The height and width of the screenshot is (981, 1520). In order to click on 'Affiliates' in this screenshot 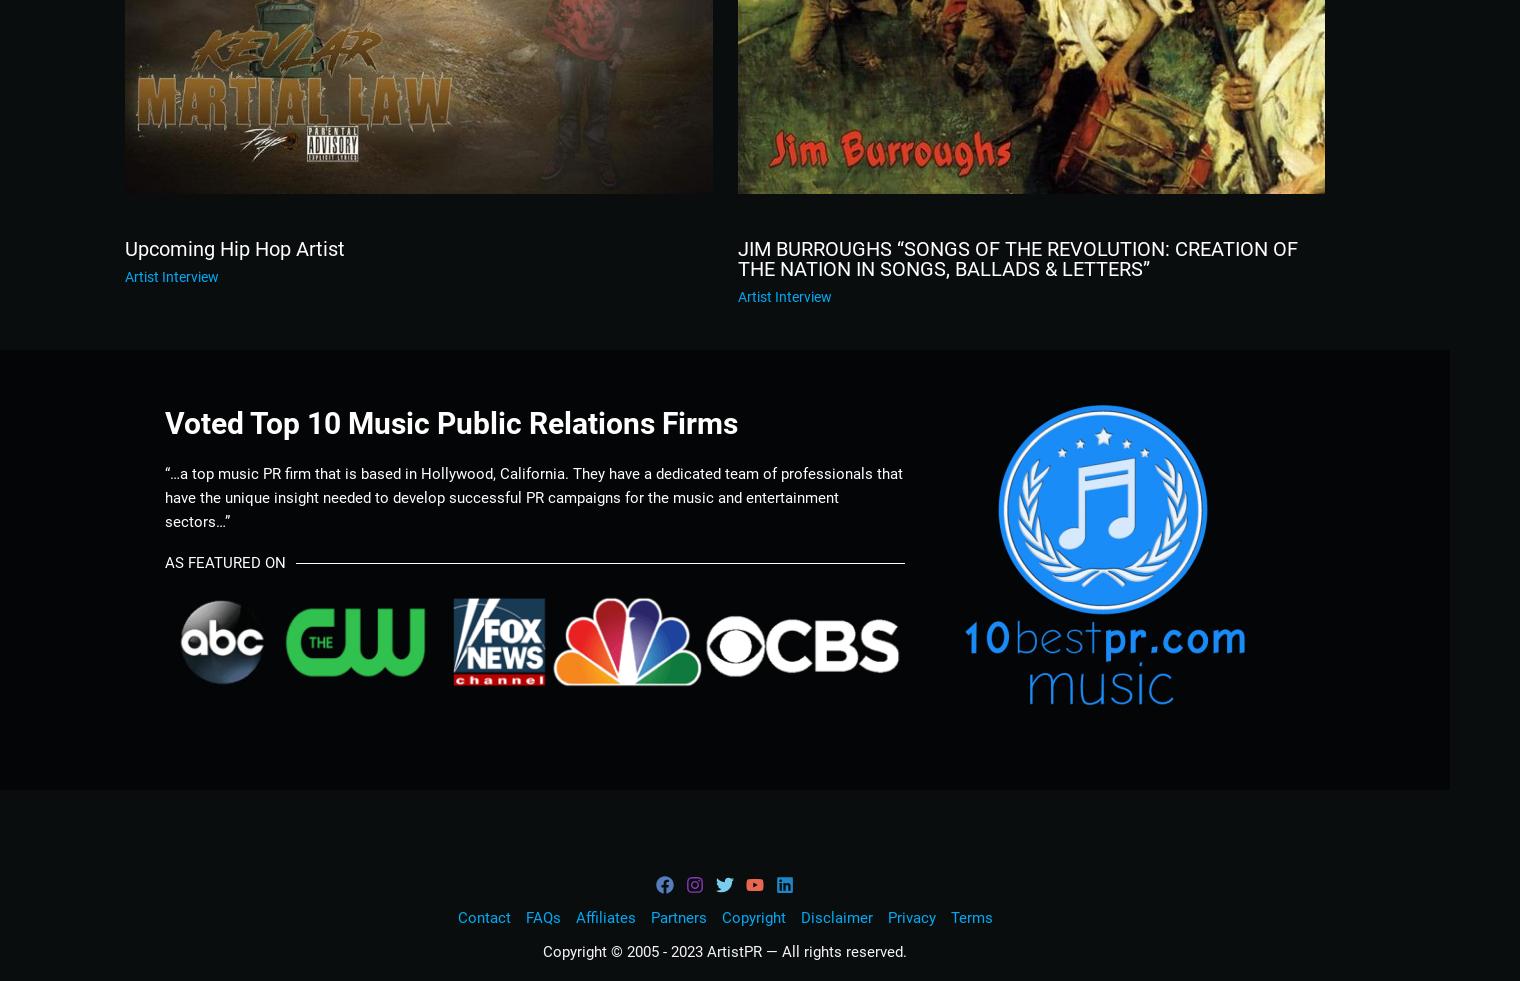, I will do `click(603, 918)`.